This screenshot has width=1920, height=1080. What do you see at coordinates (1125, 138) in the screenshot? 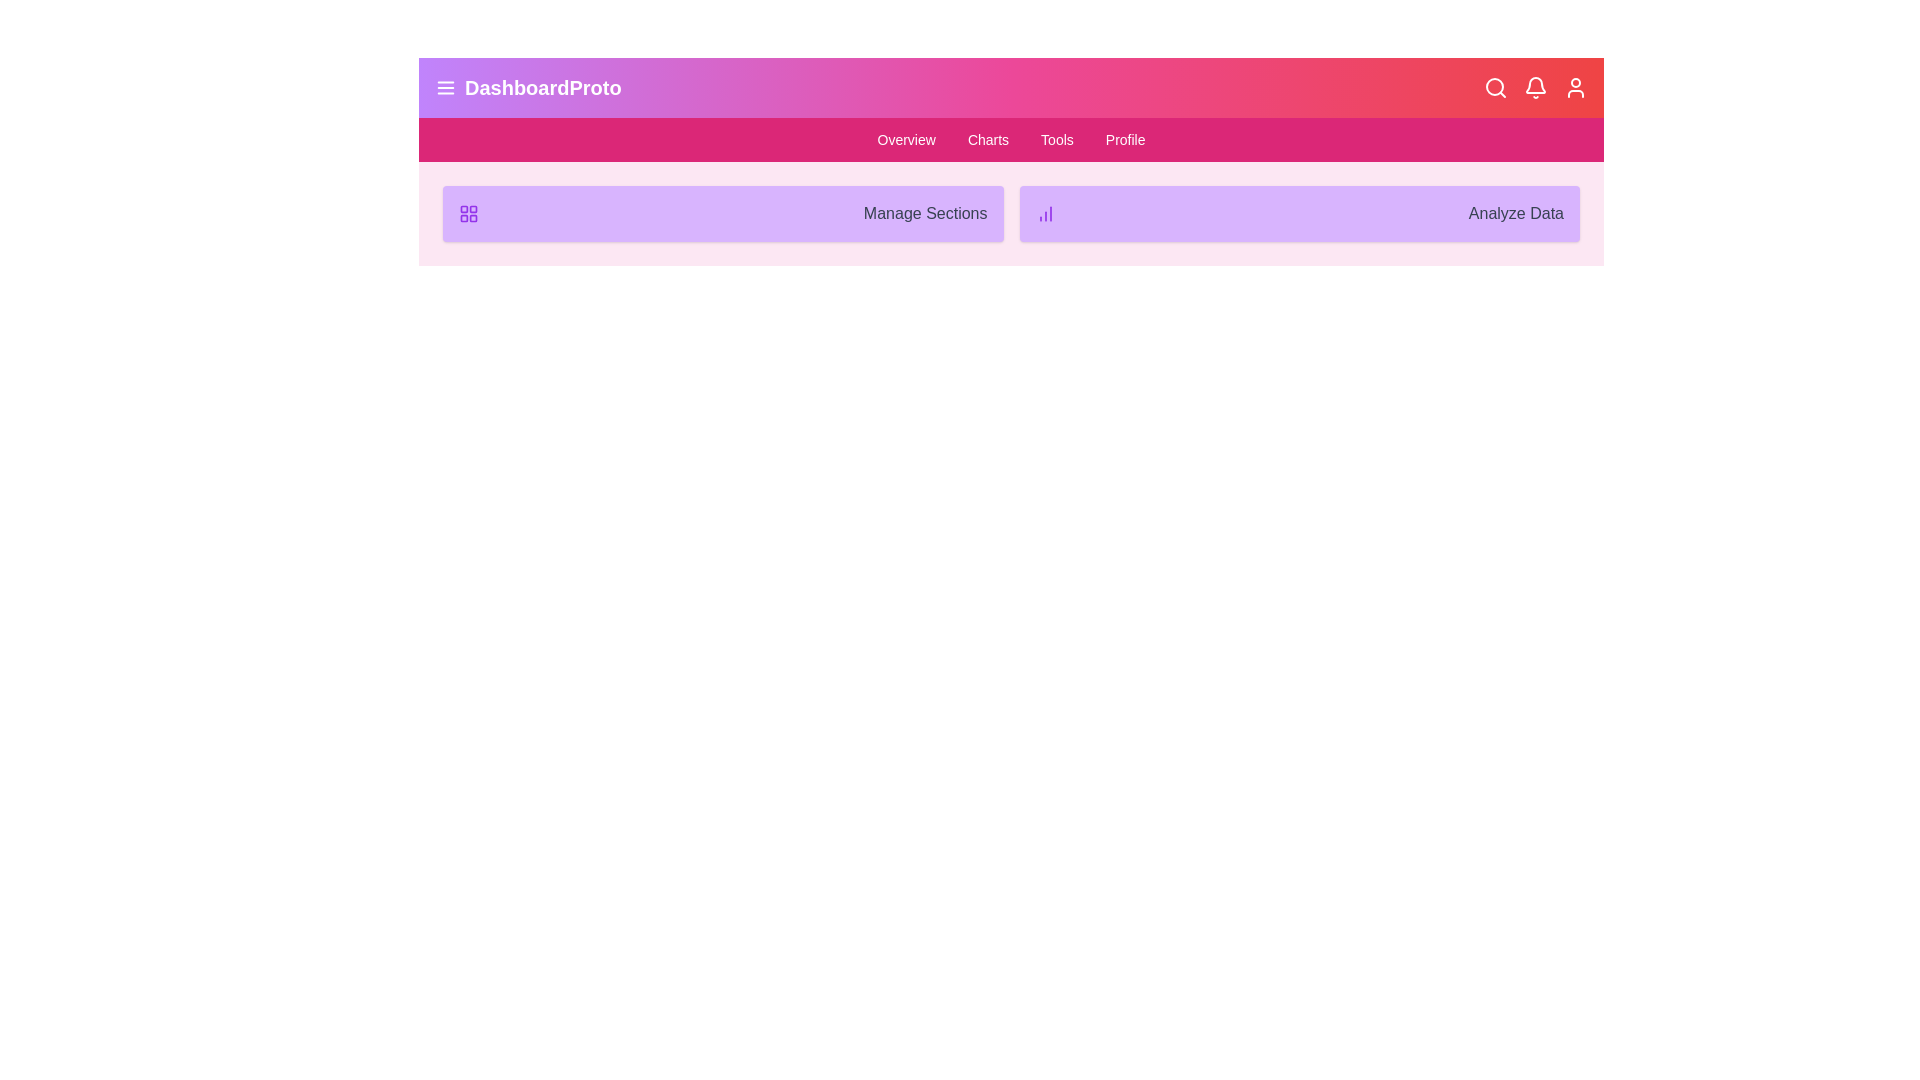
I see `the menu item Profile to navigate to the corresponding section` at bounding box center [1125, 138].